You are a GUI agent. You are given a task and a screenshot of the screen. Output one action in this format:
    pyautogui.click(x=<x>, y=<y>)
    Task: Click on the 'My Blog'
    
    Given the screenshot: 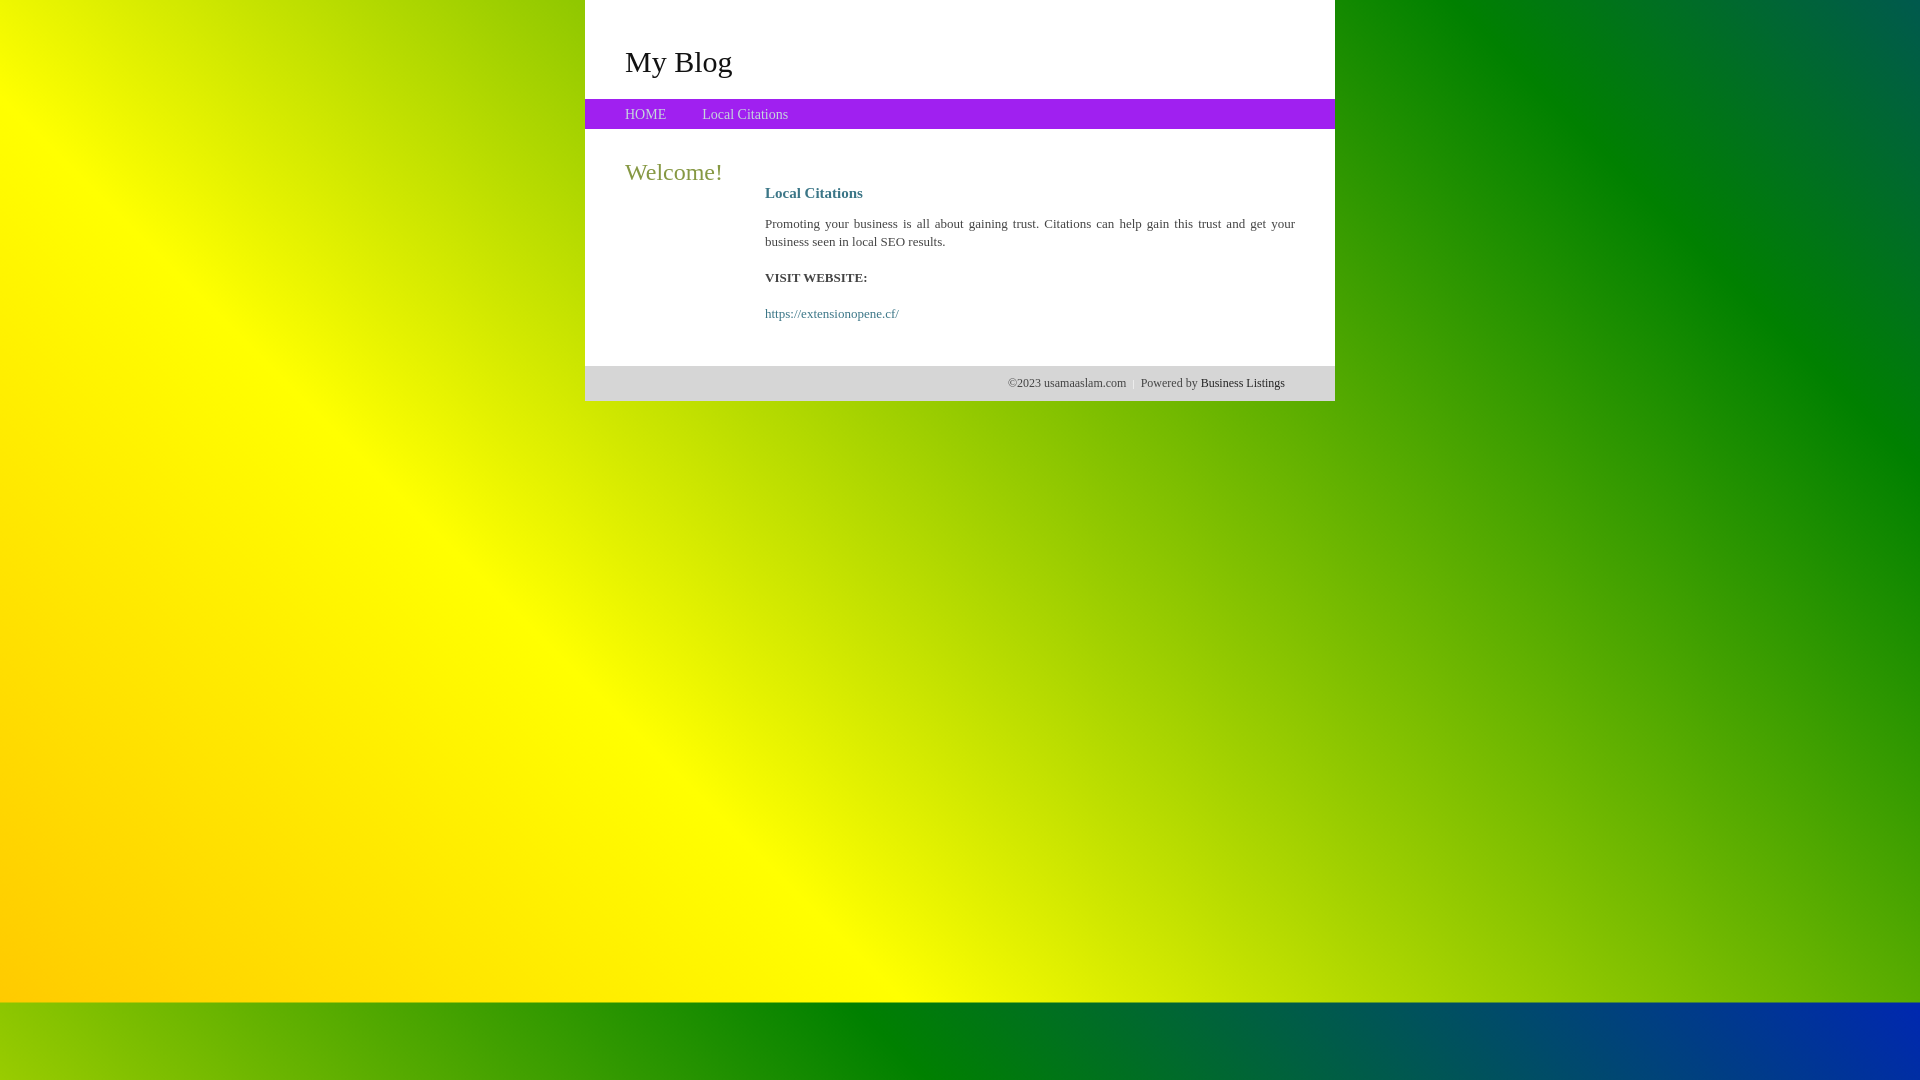 What is the action you would take?
    pyautogui.click(x=623, y=60)
    